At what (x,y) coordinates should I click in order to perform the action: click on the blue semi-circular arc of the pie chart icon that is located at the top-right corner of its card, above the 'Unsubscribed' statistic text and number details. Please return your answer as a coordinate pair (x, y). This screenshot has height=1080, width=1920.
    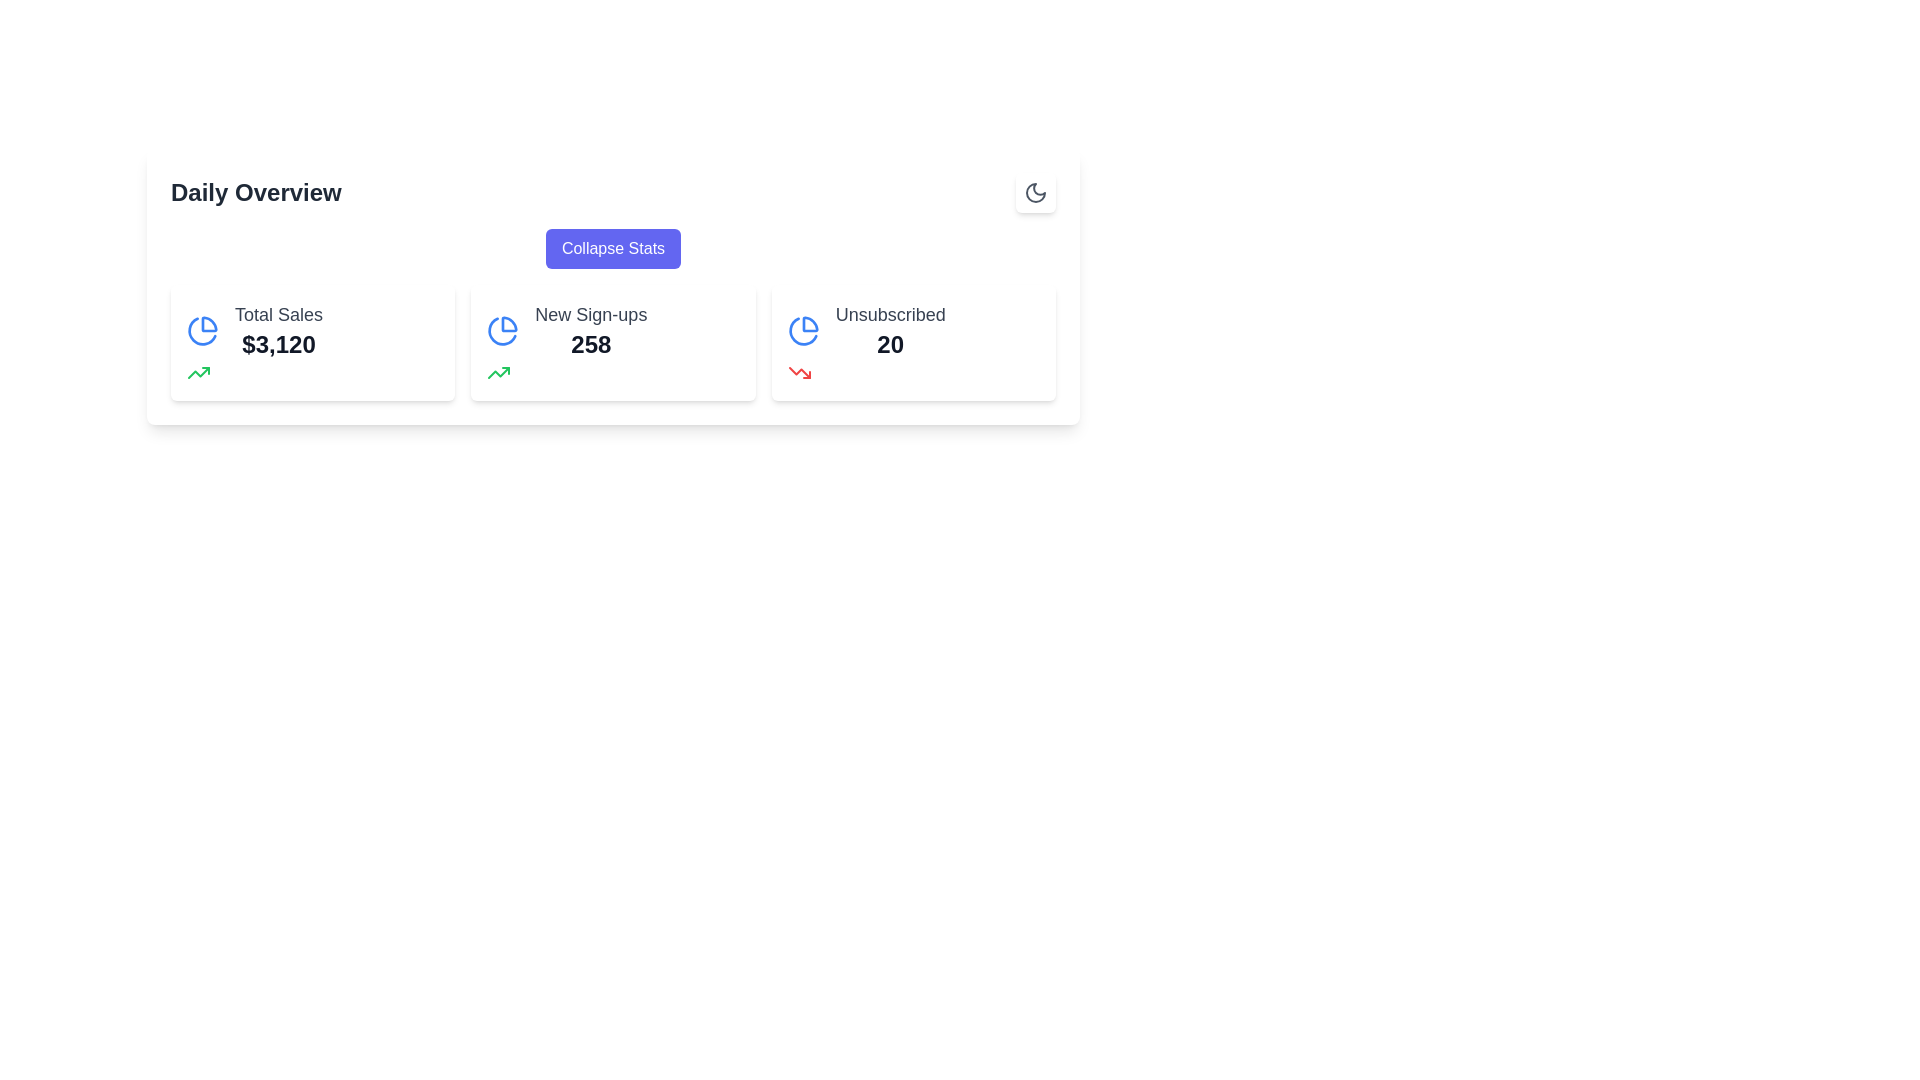
    Looking at the image, I should click on (810, 323).